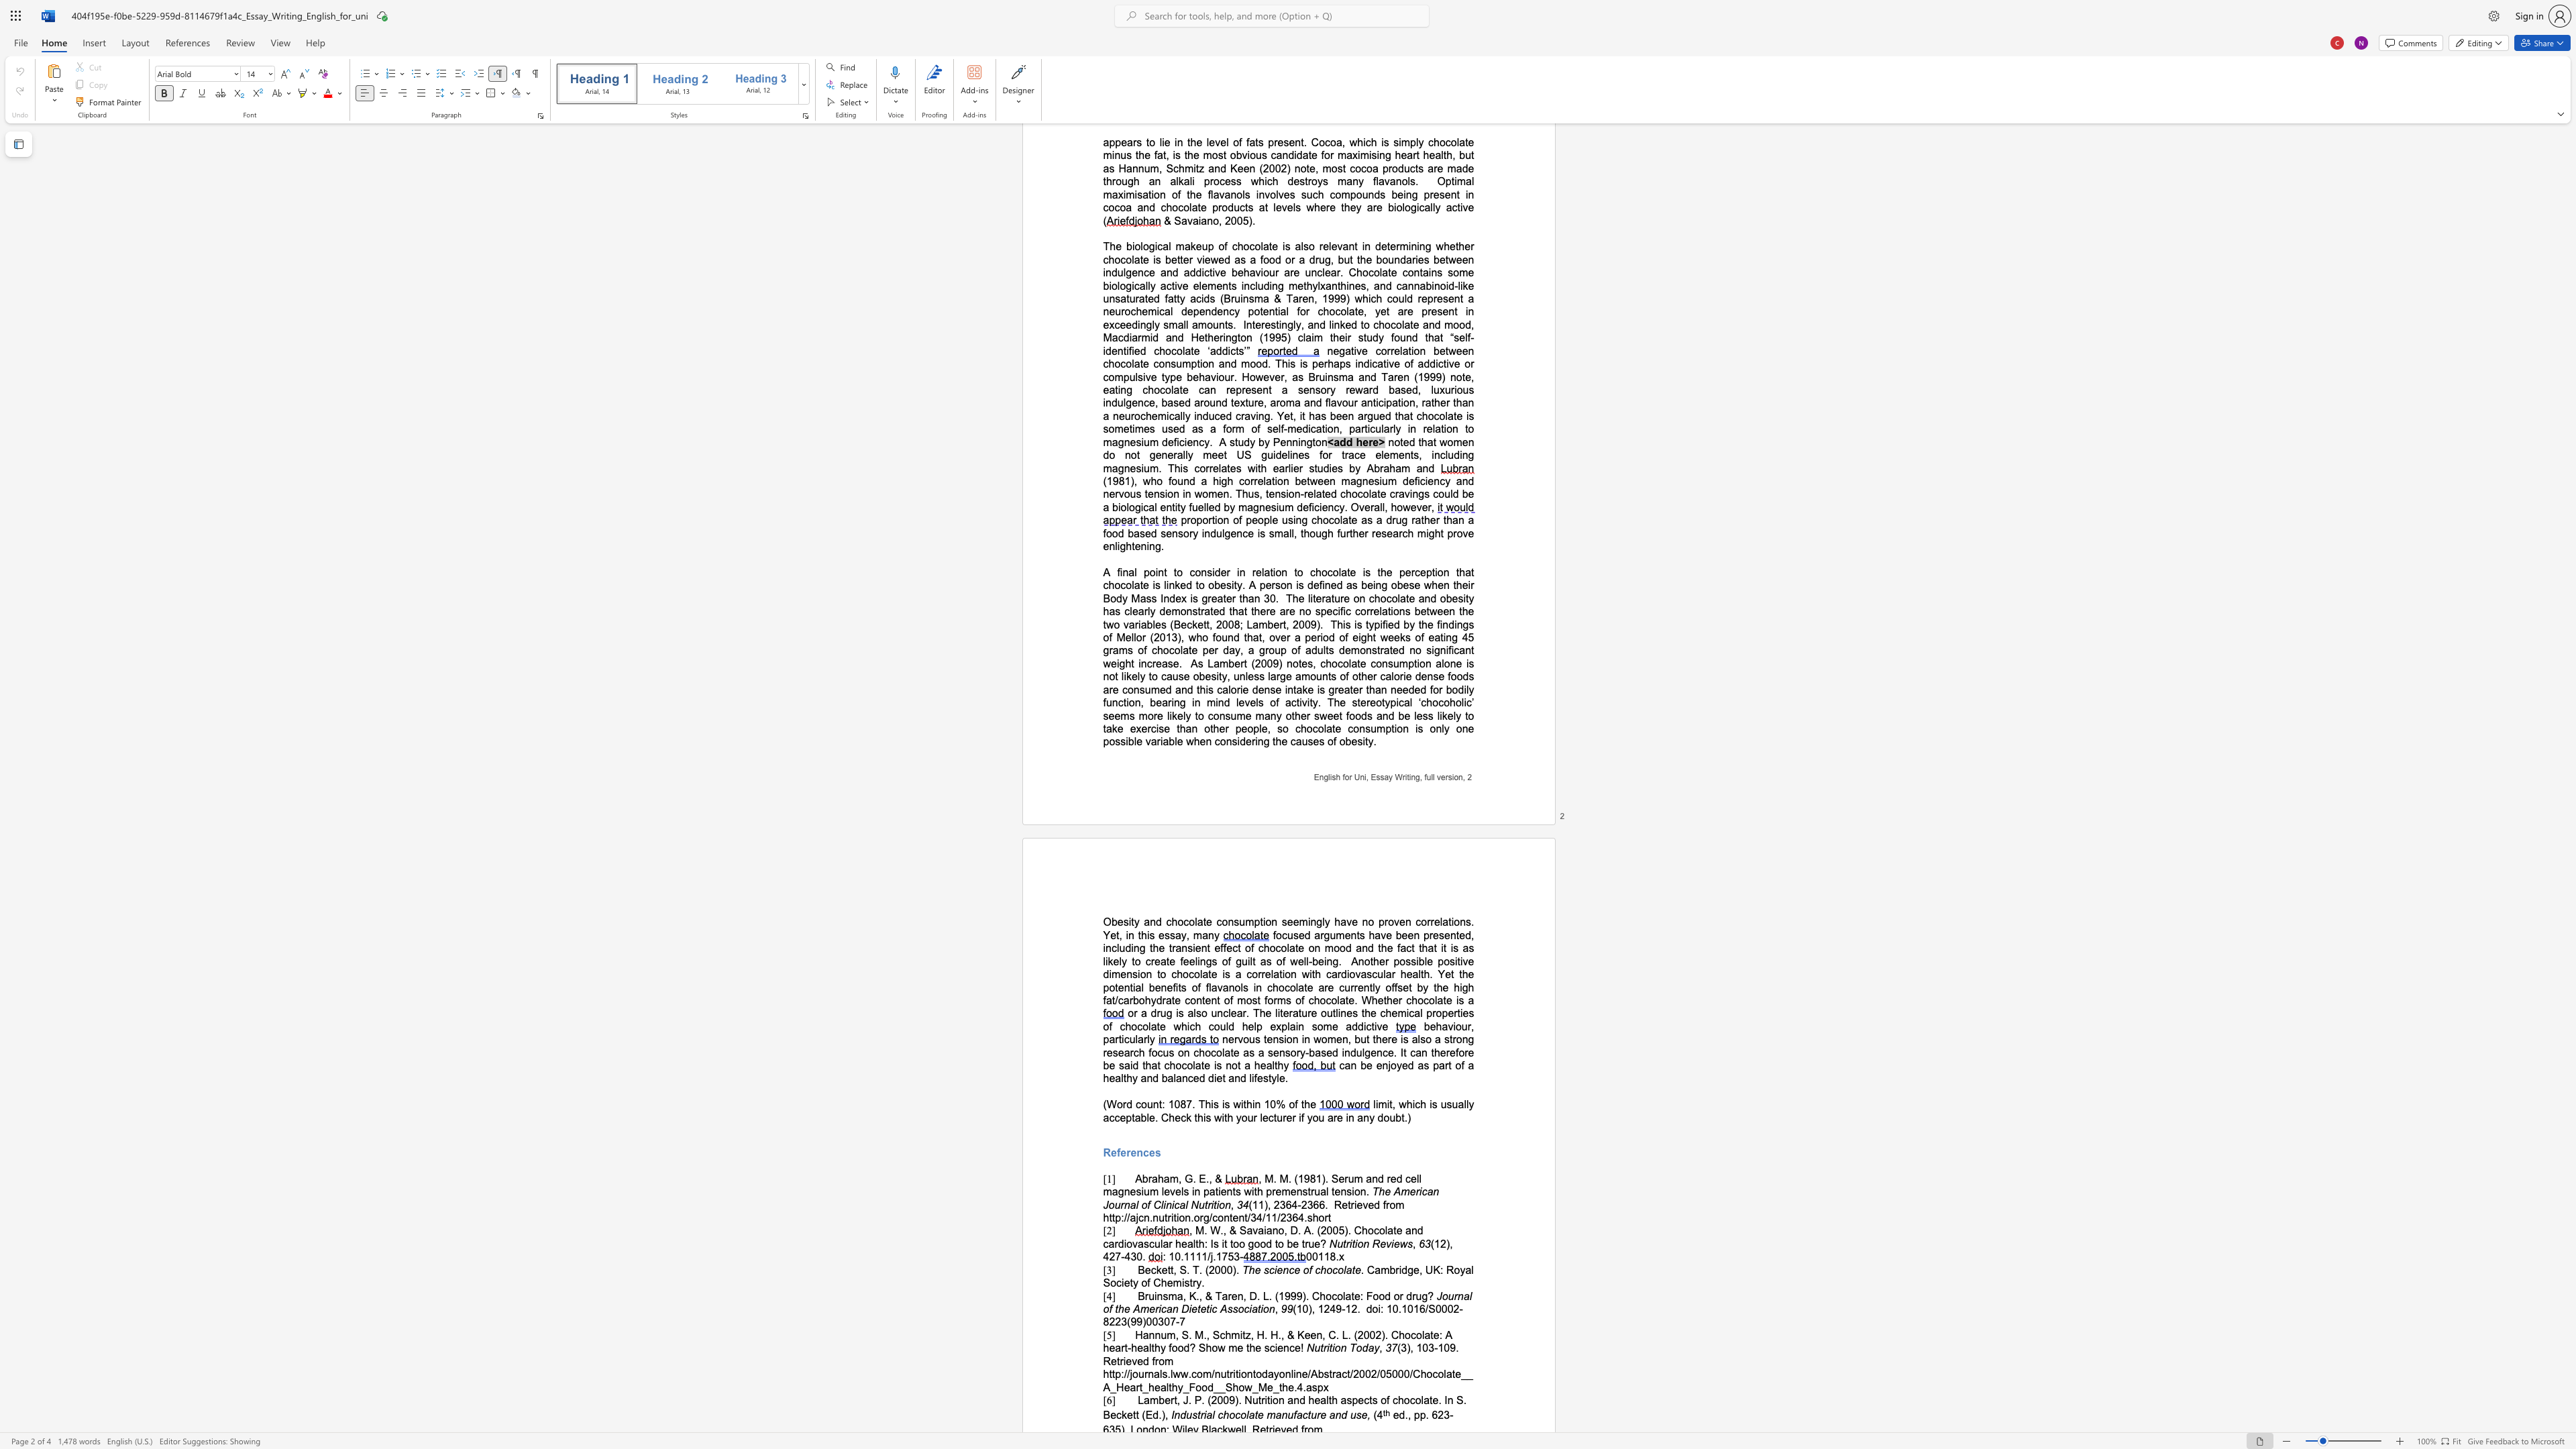 The width and height of the screenshot is (2576, 1449). What do you see at coordinates (1192, 1103) in the screenshot?
I see `the subset text ". This is within 10% of t" within the text "(Word count: 1087. This is within 10% of the"` at bounding box center [1192, 1103].